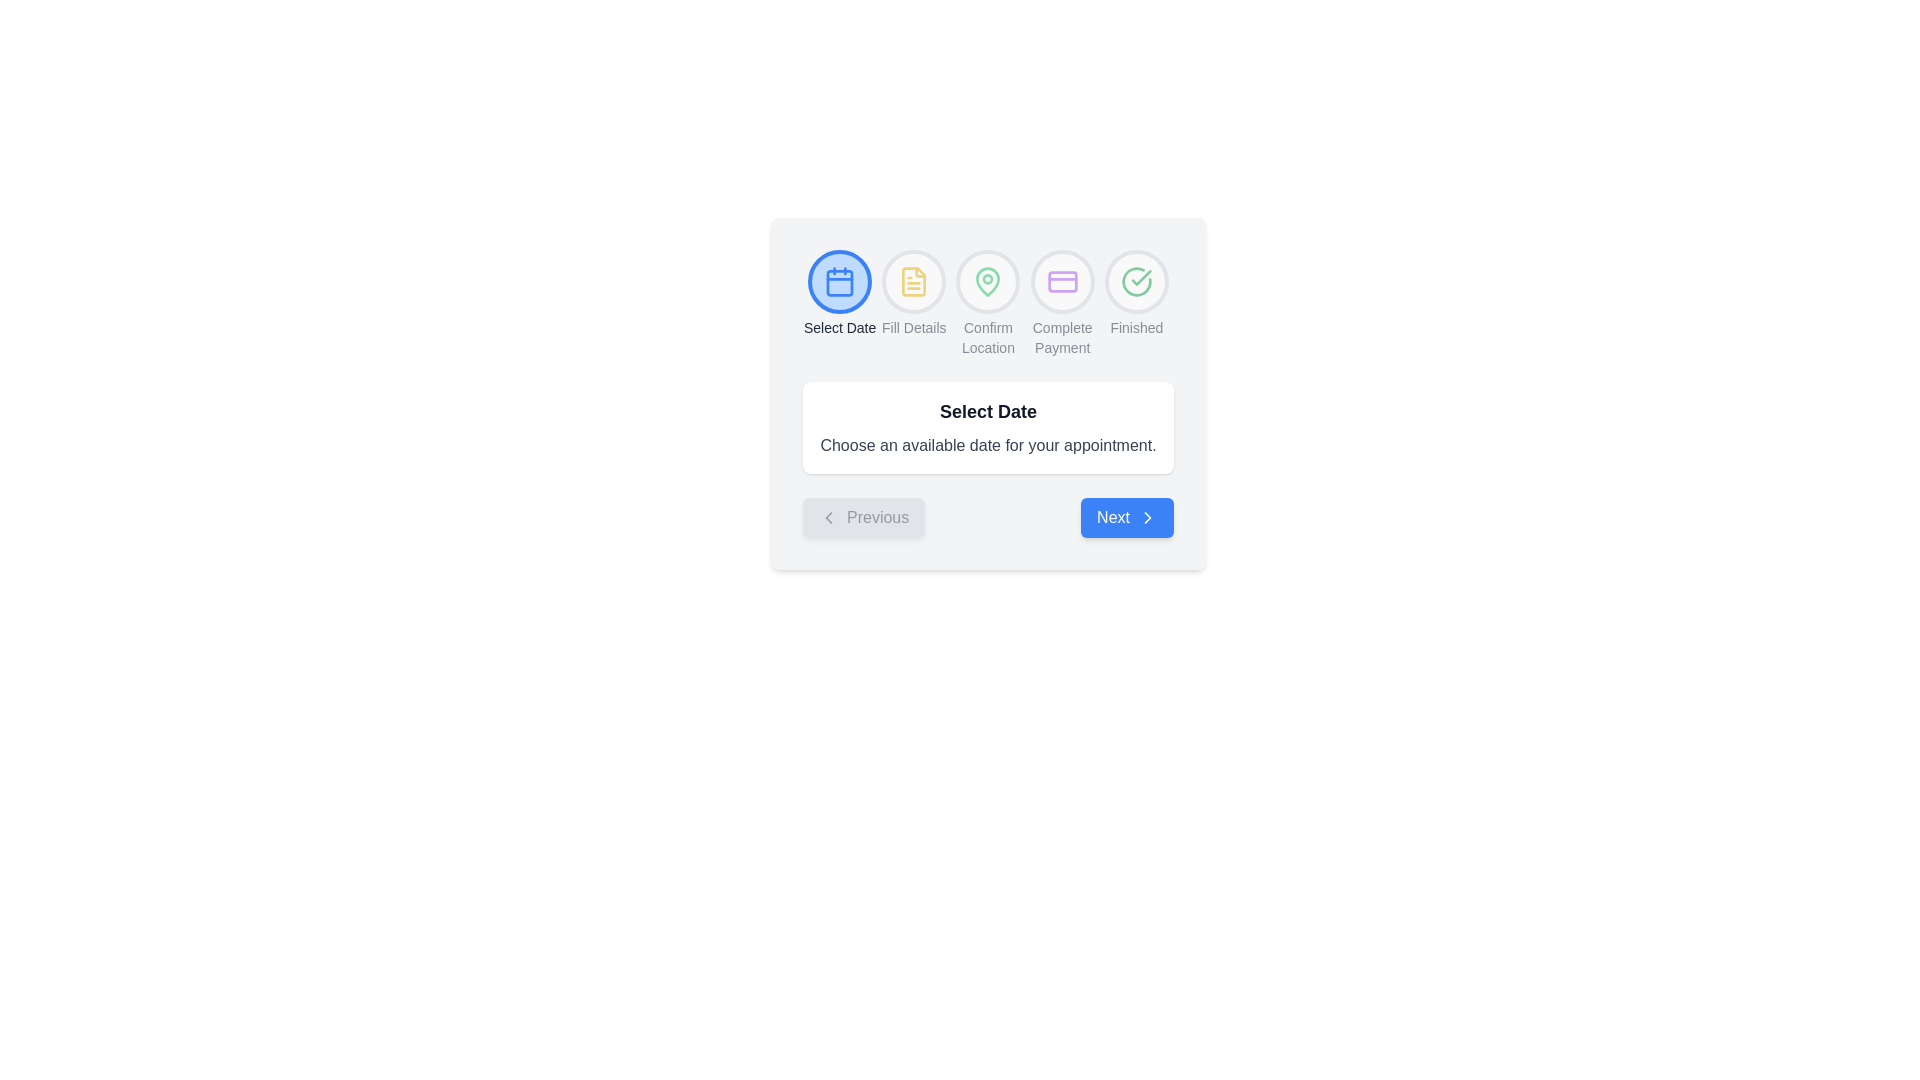 Image resolution: width=1920 pixels, height=1080 pixels. Describe the element at coordinates (988, 337) in the screenshot. I see `the text label indicating the third step in the process that confirms the user's location, positioned beneath a green map pin icon and surrounded by other step labels` at that location.